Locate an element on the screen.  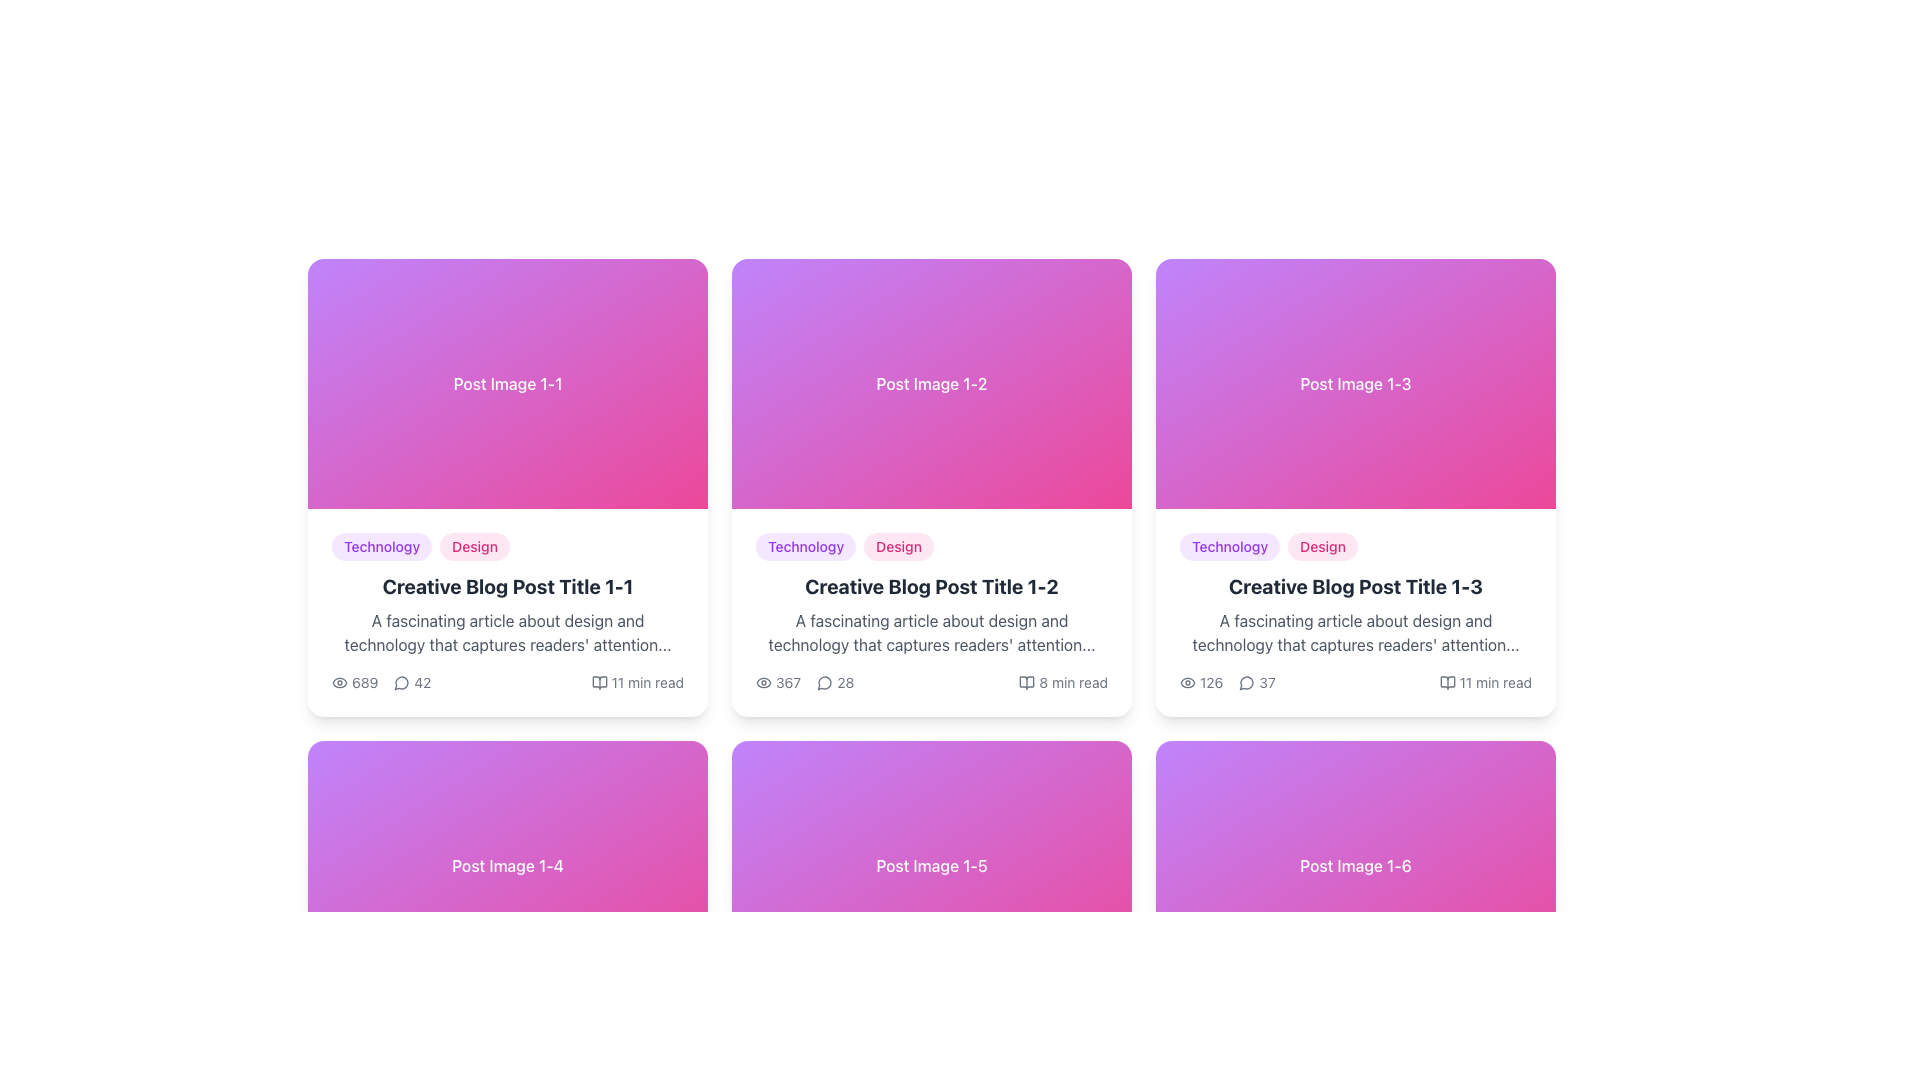
the blog post title text label located in the second column of the grid layout is located at coordinates (930, 585).